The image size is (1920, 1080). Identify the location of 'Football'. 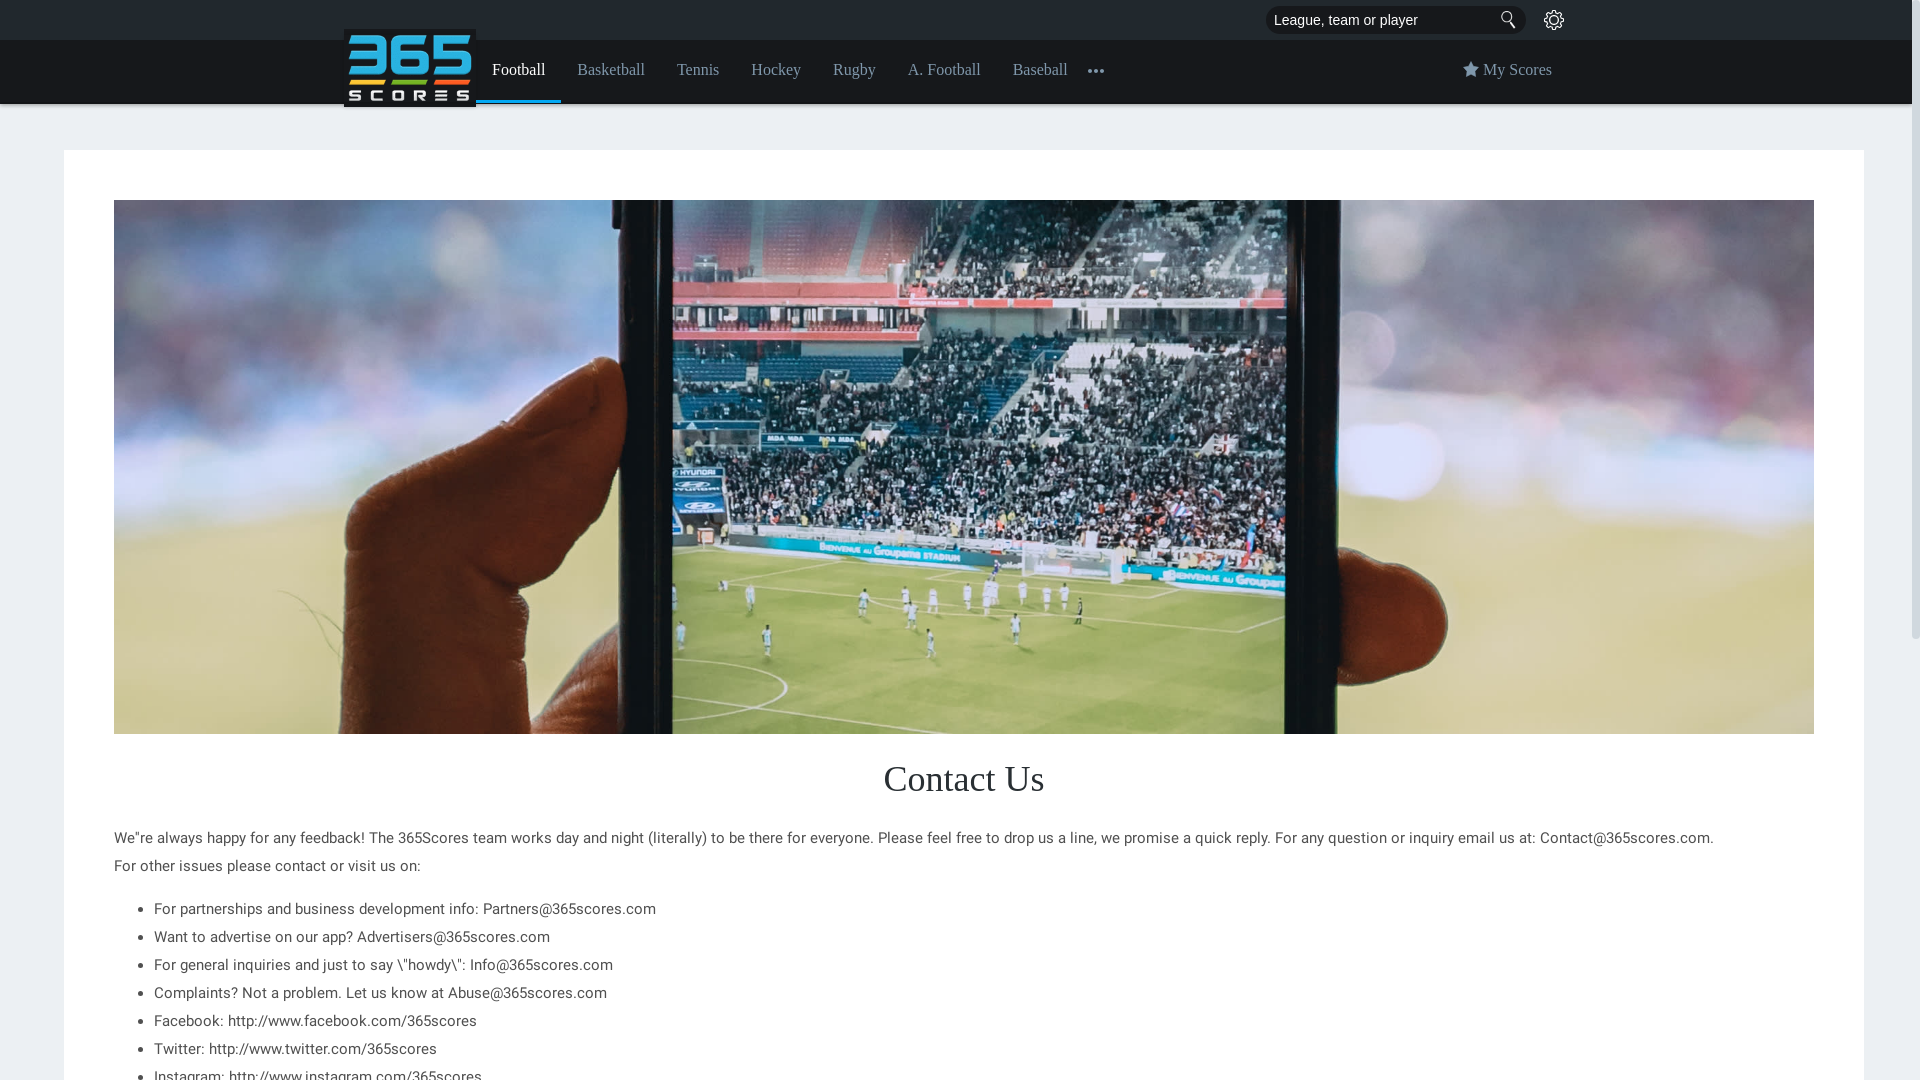
(518, 70).